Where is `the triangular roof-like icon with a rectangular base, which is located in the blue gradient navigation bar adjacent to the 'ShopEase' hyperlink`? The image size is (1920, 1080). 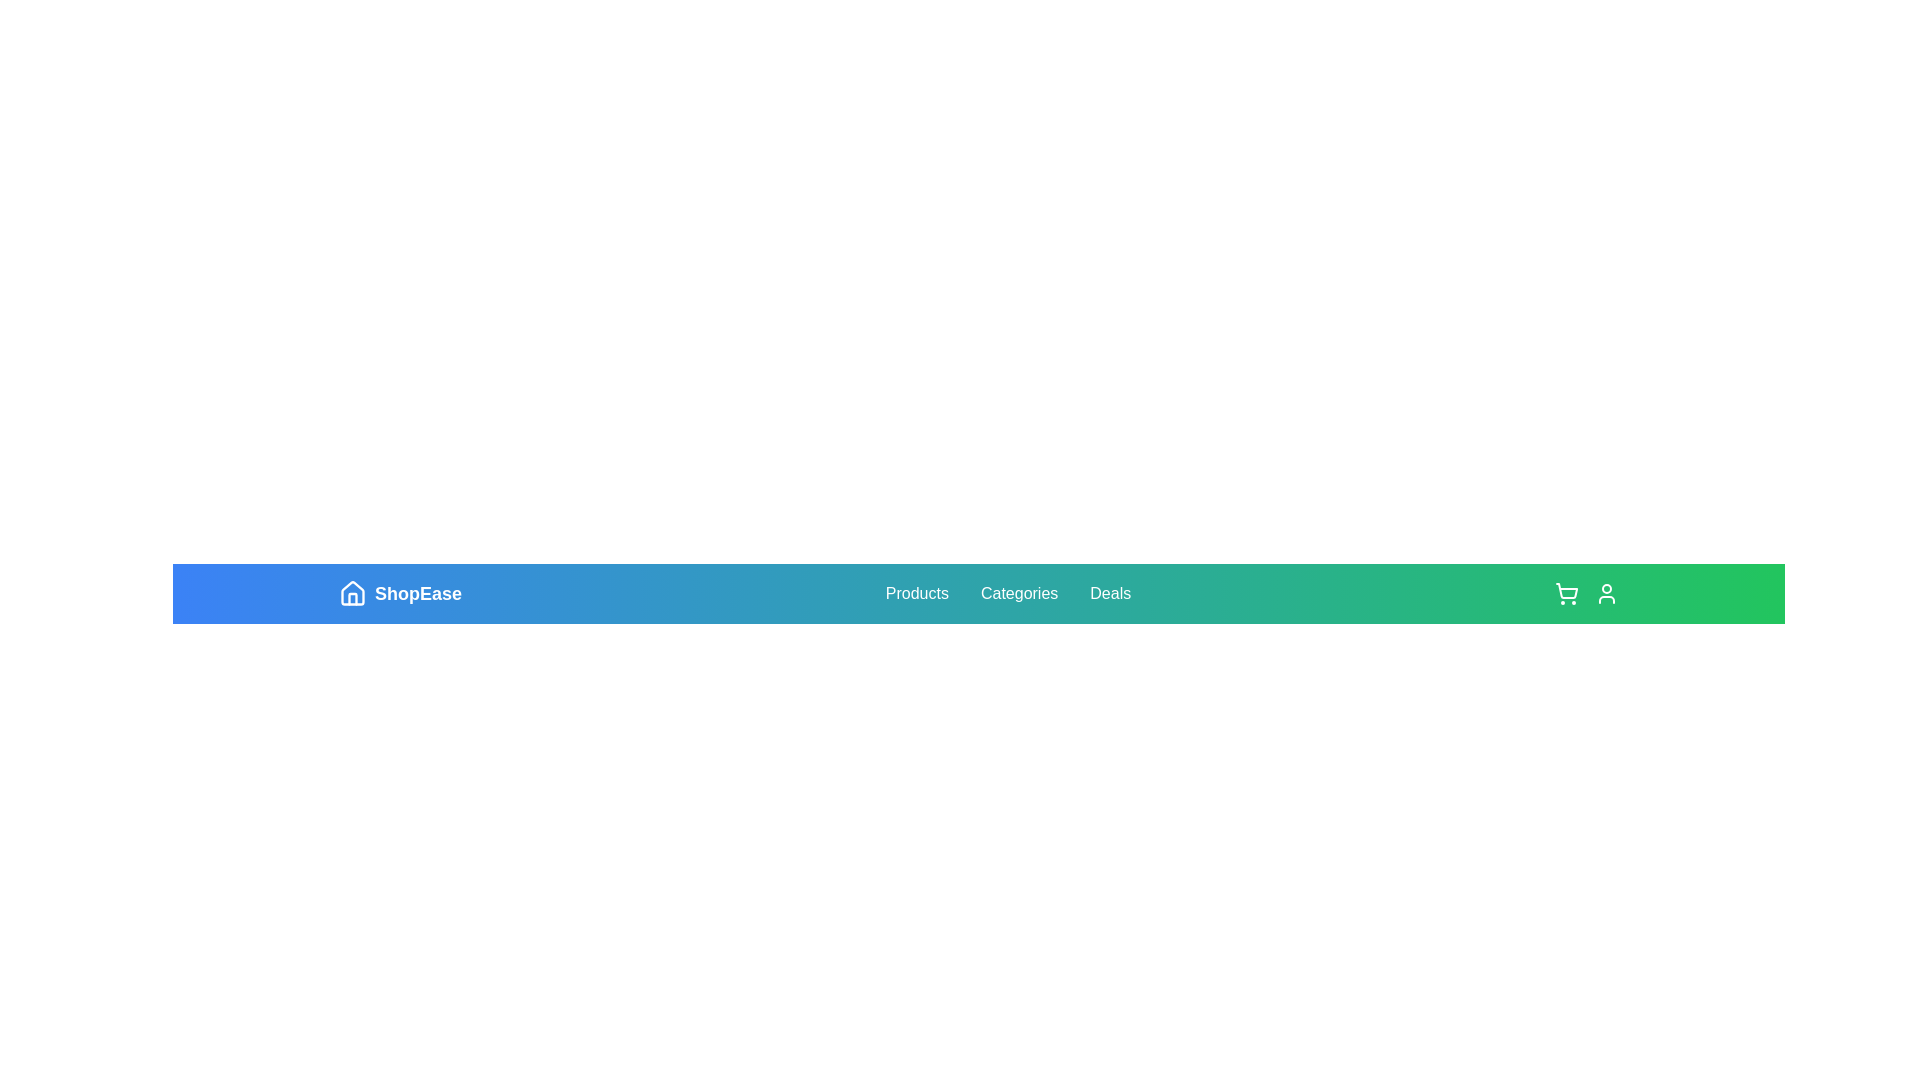
the triangular roof-like icon with a rectangular base, which is located in the blue gradient navigation bar adjacent to the 'ShopEase' hyperlink is located at coordinates (353, 592).